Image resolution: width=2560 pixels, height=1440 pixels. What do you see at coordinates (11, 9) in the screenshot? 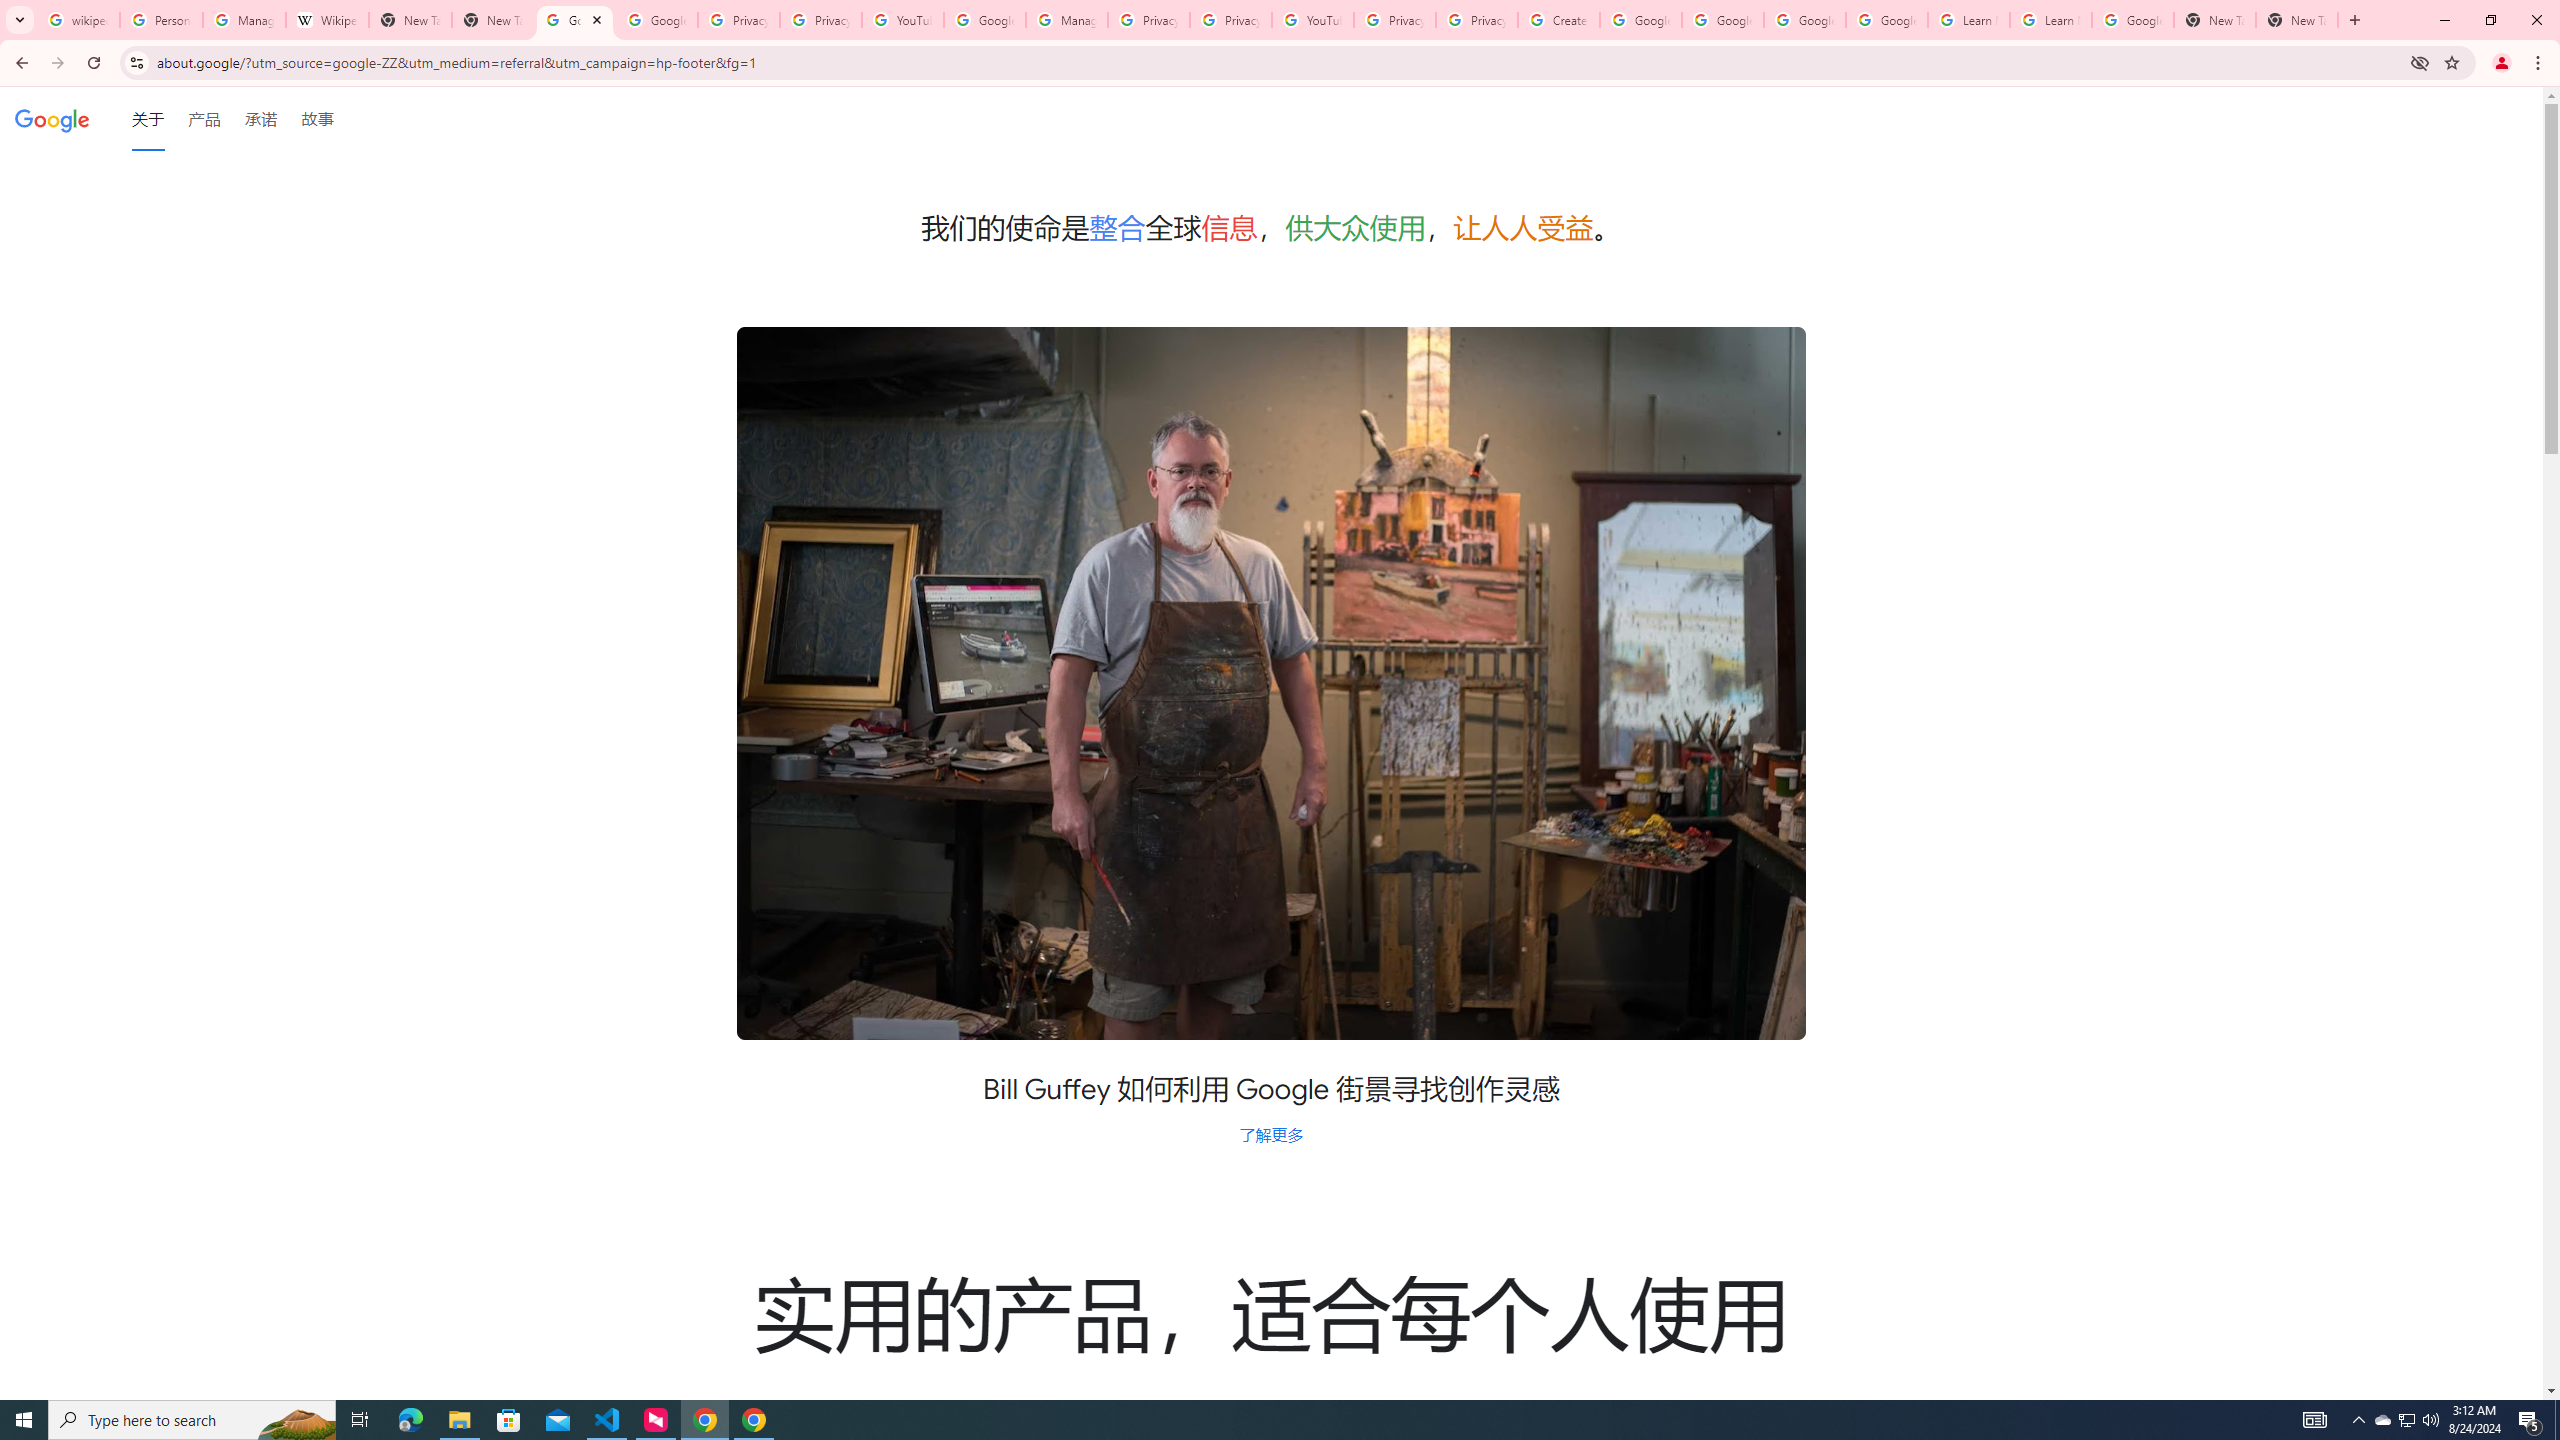
I see `'System'` at bounding box center [11, 9].